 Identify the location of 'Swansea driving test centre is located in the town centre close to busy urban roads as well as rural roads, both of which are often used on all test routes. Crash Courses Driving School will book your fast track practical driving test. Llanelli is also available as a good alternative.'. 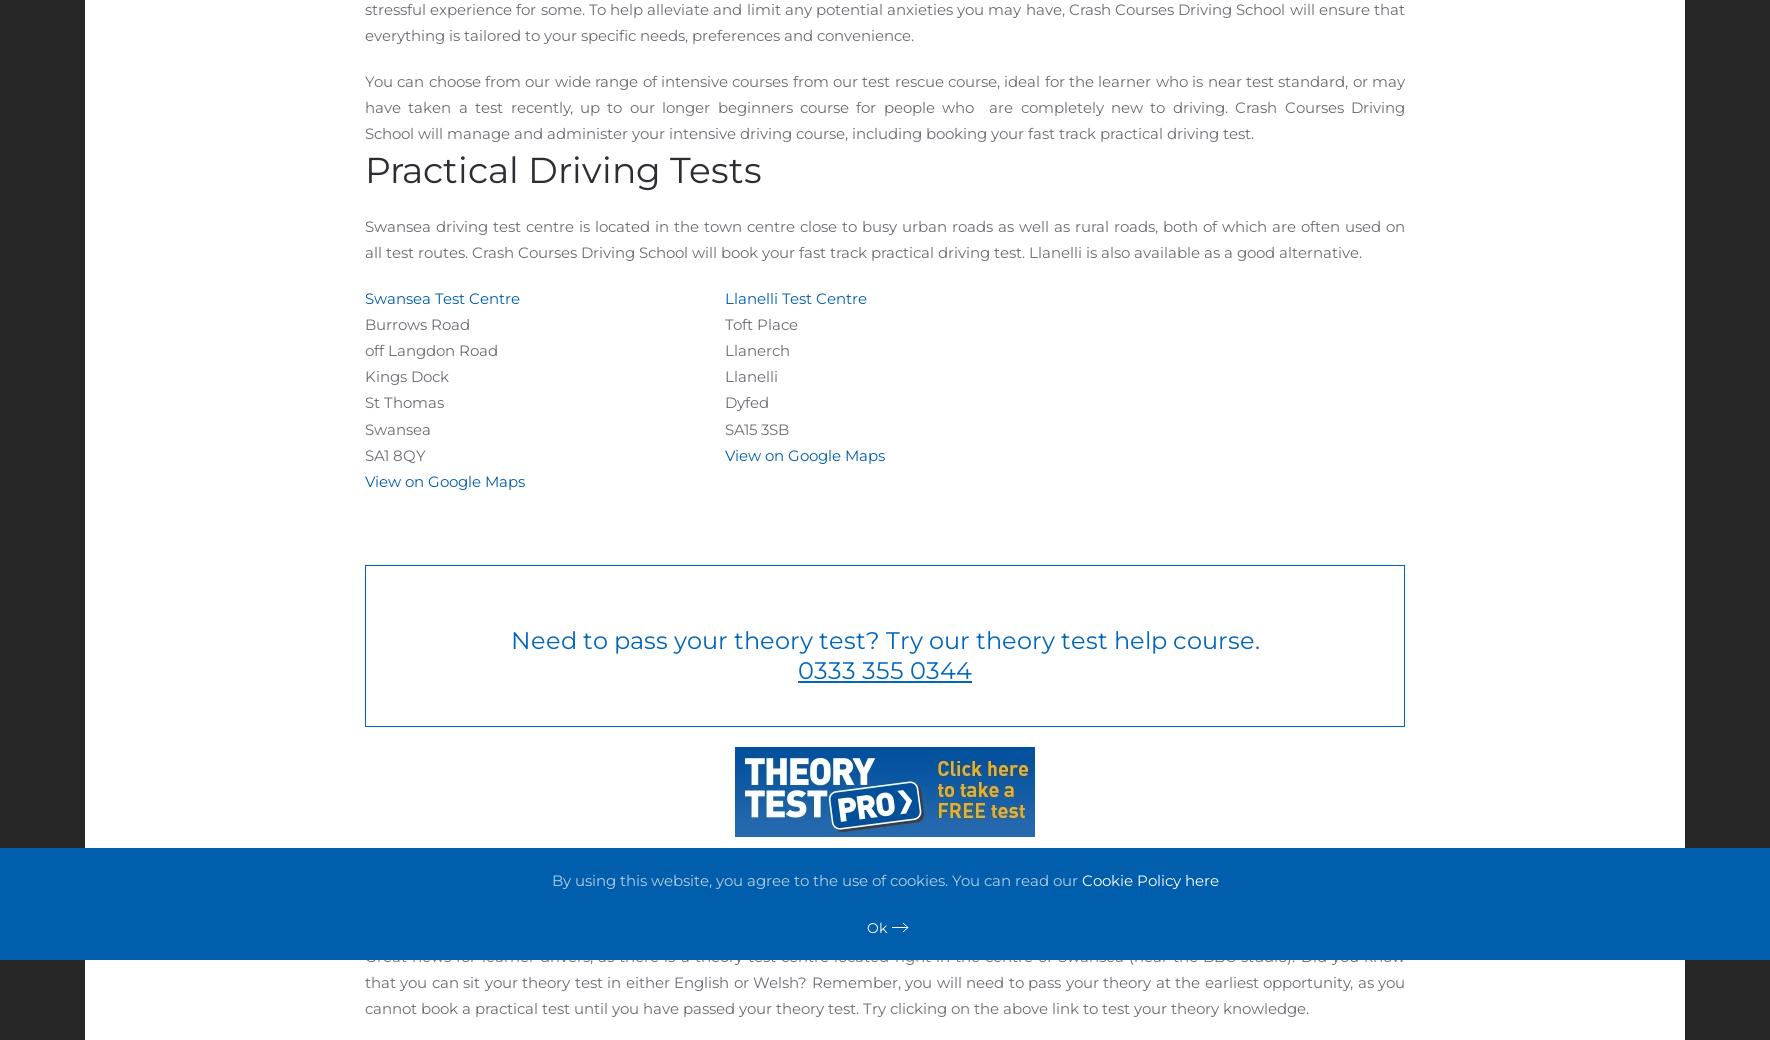
(885, 238).